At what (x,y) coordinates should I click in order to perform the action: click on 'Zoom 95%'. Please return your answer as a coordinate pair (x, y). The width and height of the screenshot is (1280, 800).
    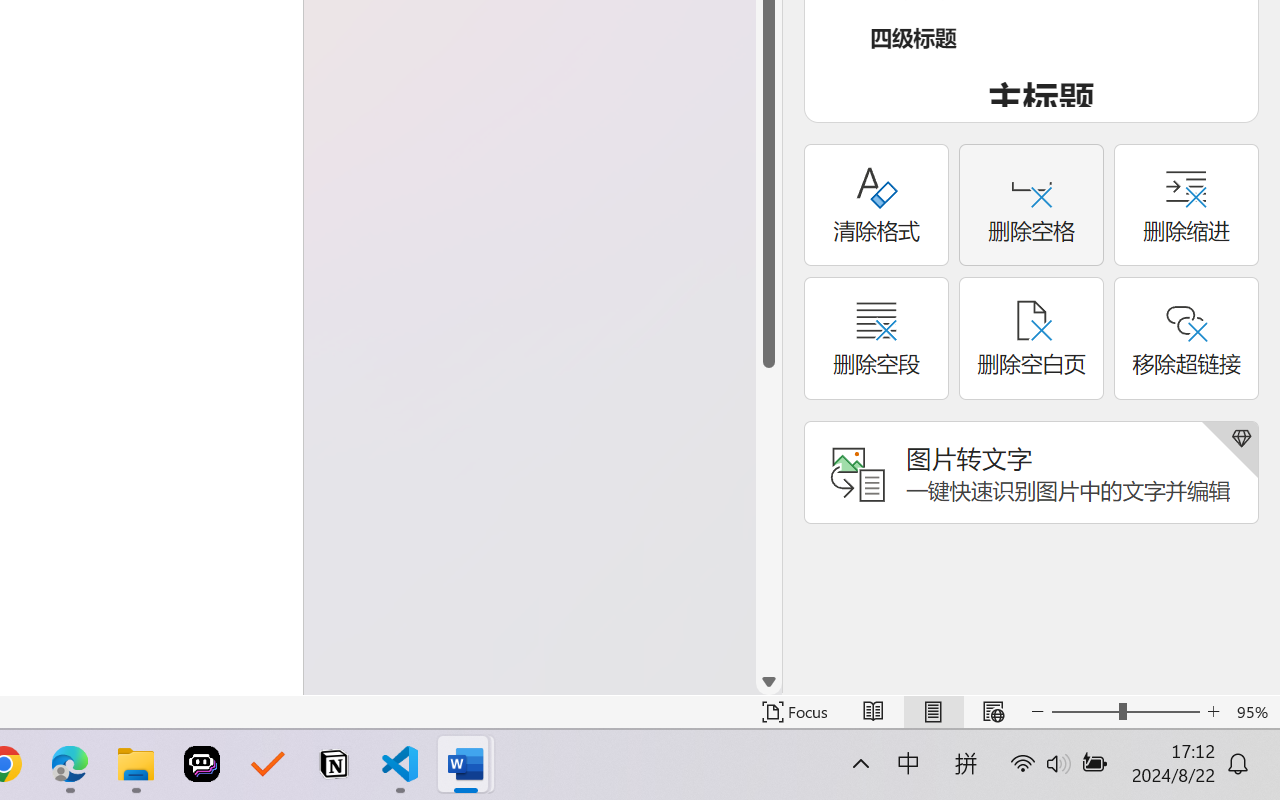
    Looking at the image, I should click on (1252, 711).